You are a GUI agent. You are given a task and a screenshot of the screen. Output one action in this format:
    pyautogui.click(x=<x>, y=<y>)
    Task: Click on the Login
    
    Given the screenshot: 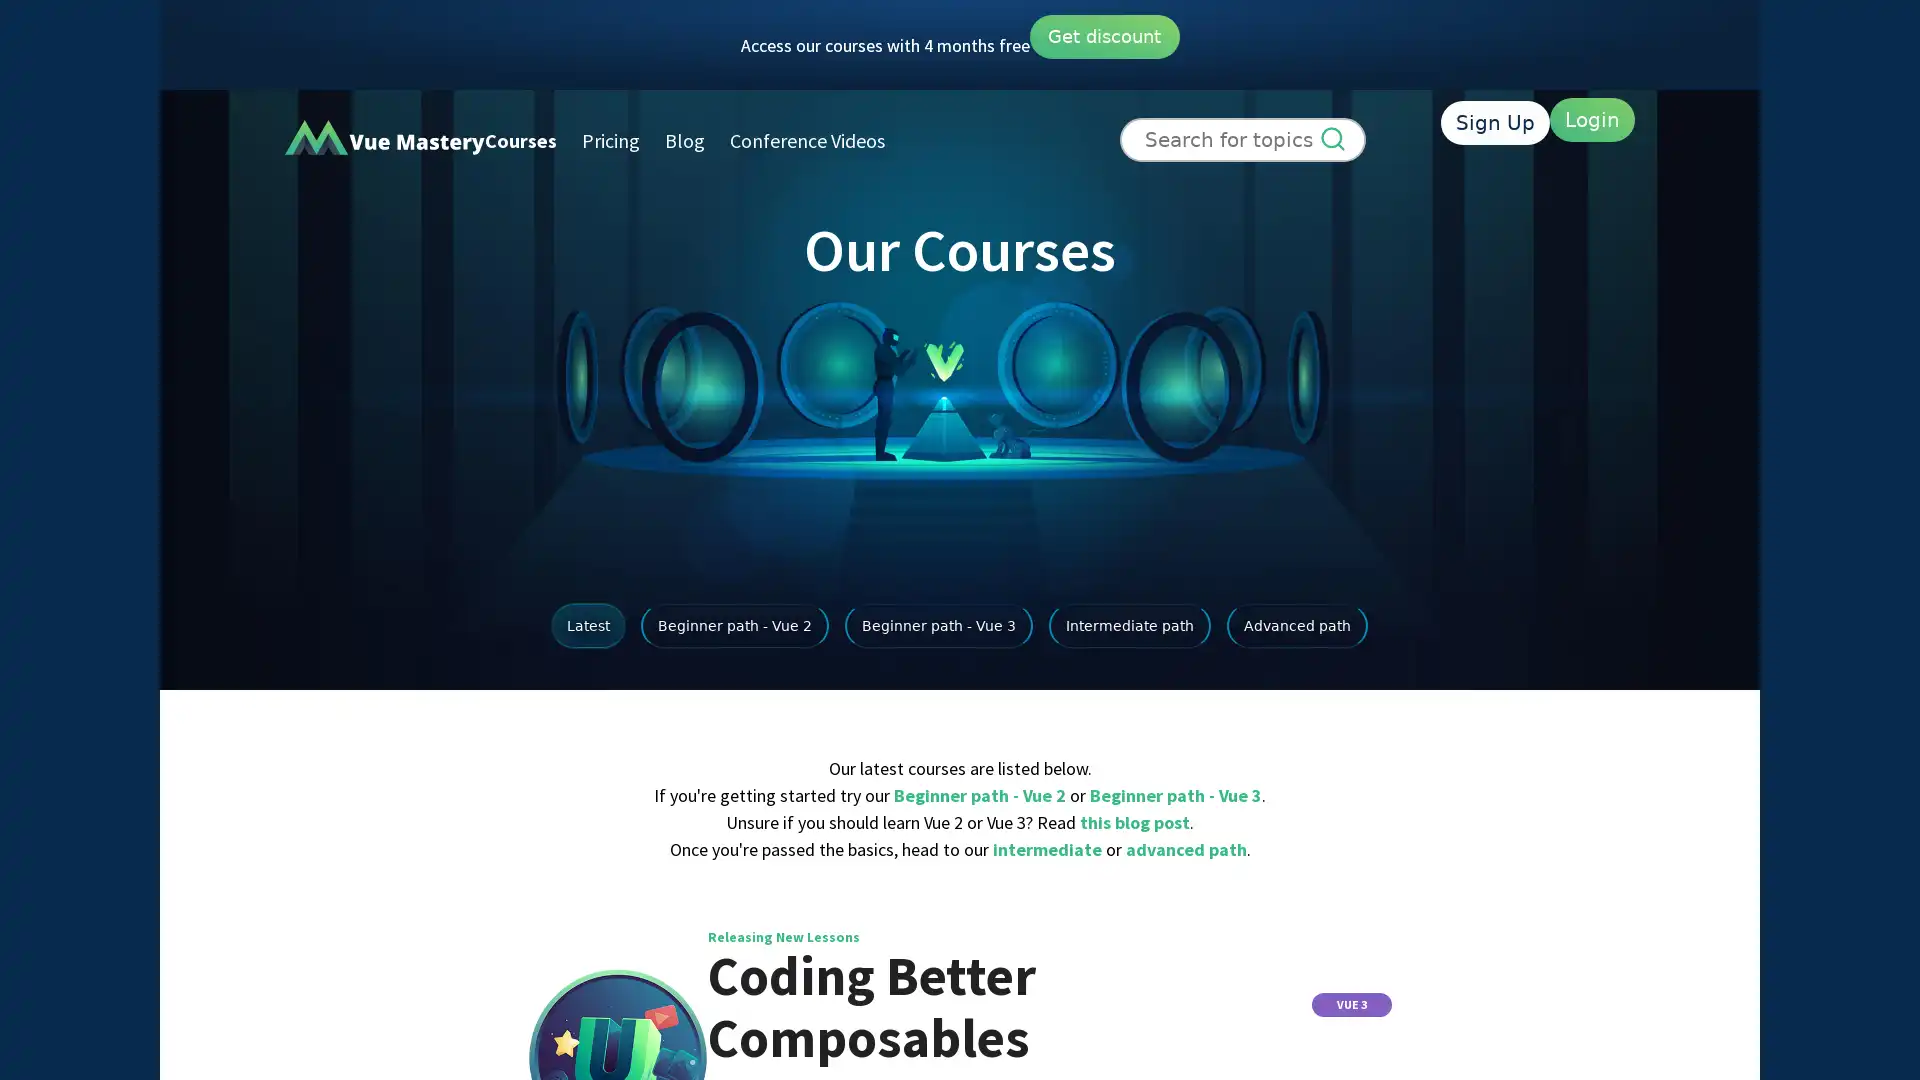 What is the action you would take?
    pyautogui.click(x=1579, y=138)
    